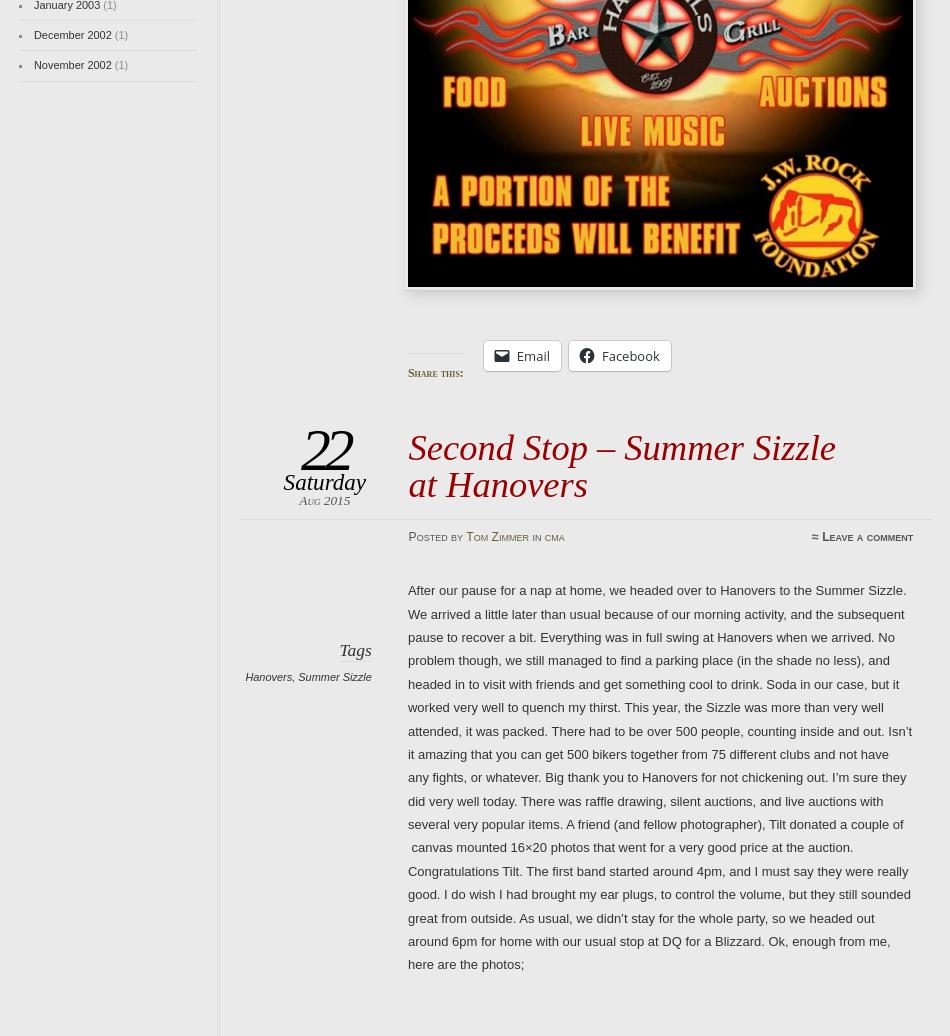 The height and width of the screenshot is (1036, 950). What do you see at coordinates (621, 465) in the screenshot?
I see `'Second Stop – Summer Sizzle at Hanovers'` at bounding box center [621, 465].